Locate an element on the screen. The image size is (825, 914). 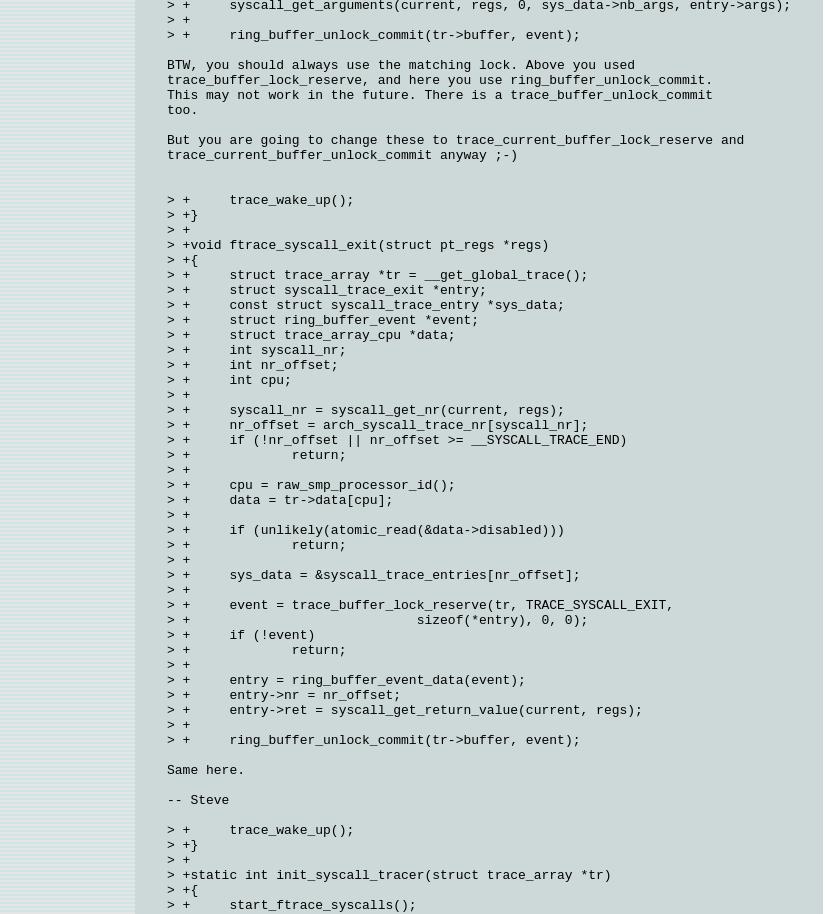
'> +	struct trace_array *tr = __get_global_trace();' is located at coordinates (377, 275).